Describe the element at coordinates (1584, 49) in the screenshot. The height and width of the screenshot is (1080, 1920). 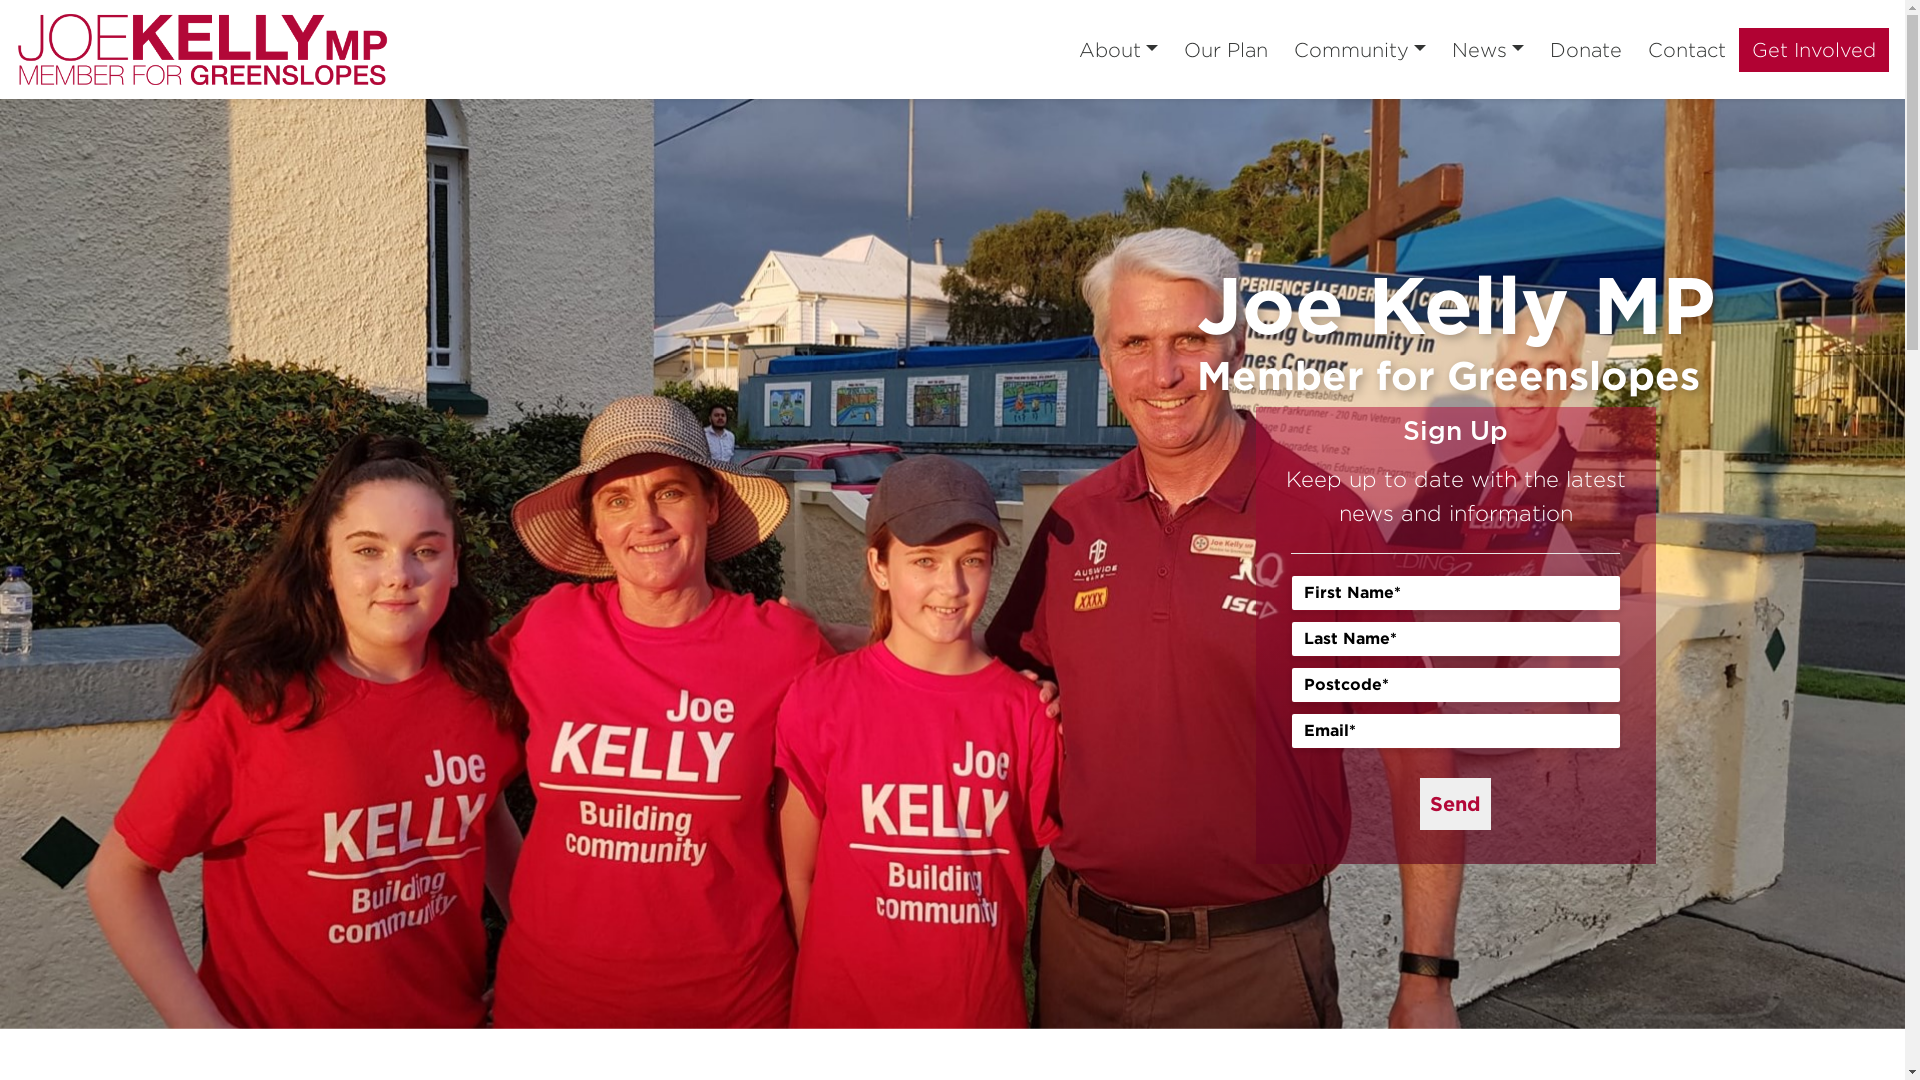
I see `'Donate'` at that location.